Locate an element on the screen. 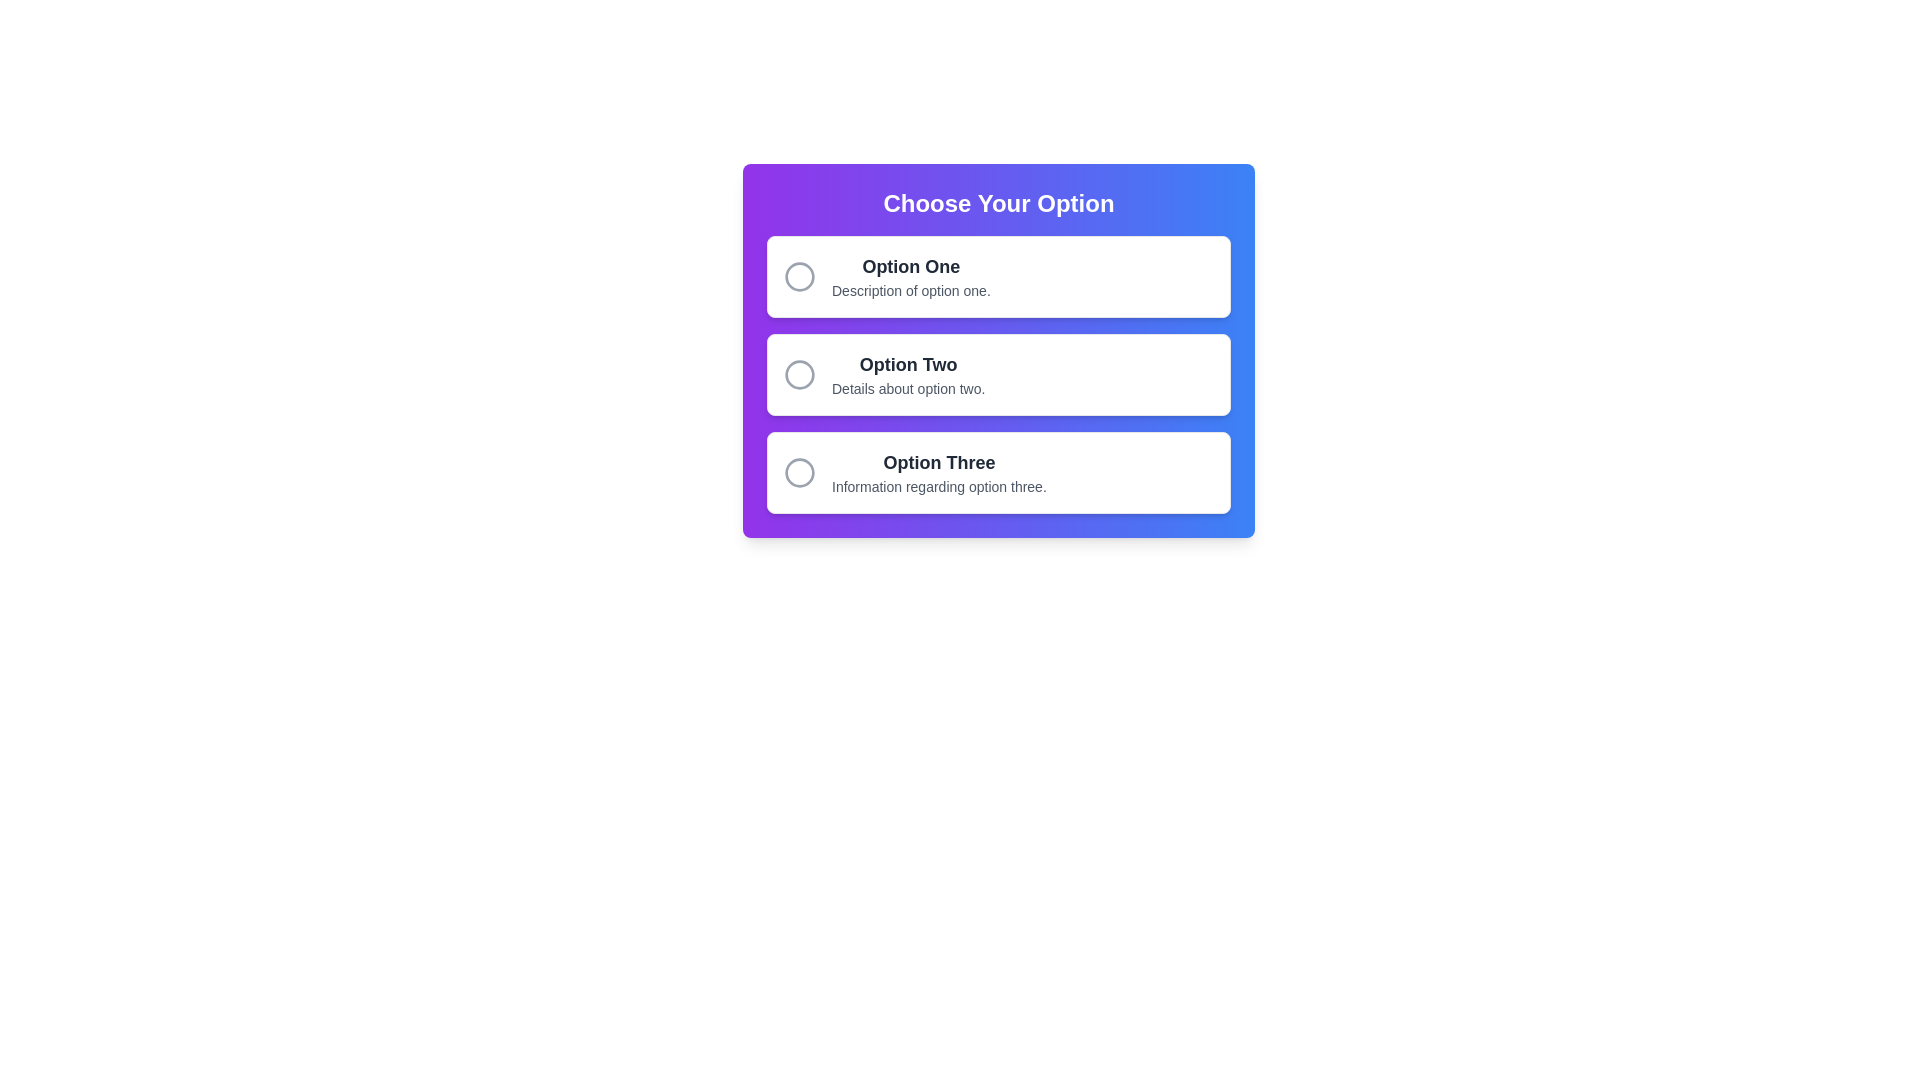  the circular part of the radio button for 'Option Two', which is visually styled with a thin stroke and no fill is located at coordinates (800, 374).